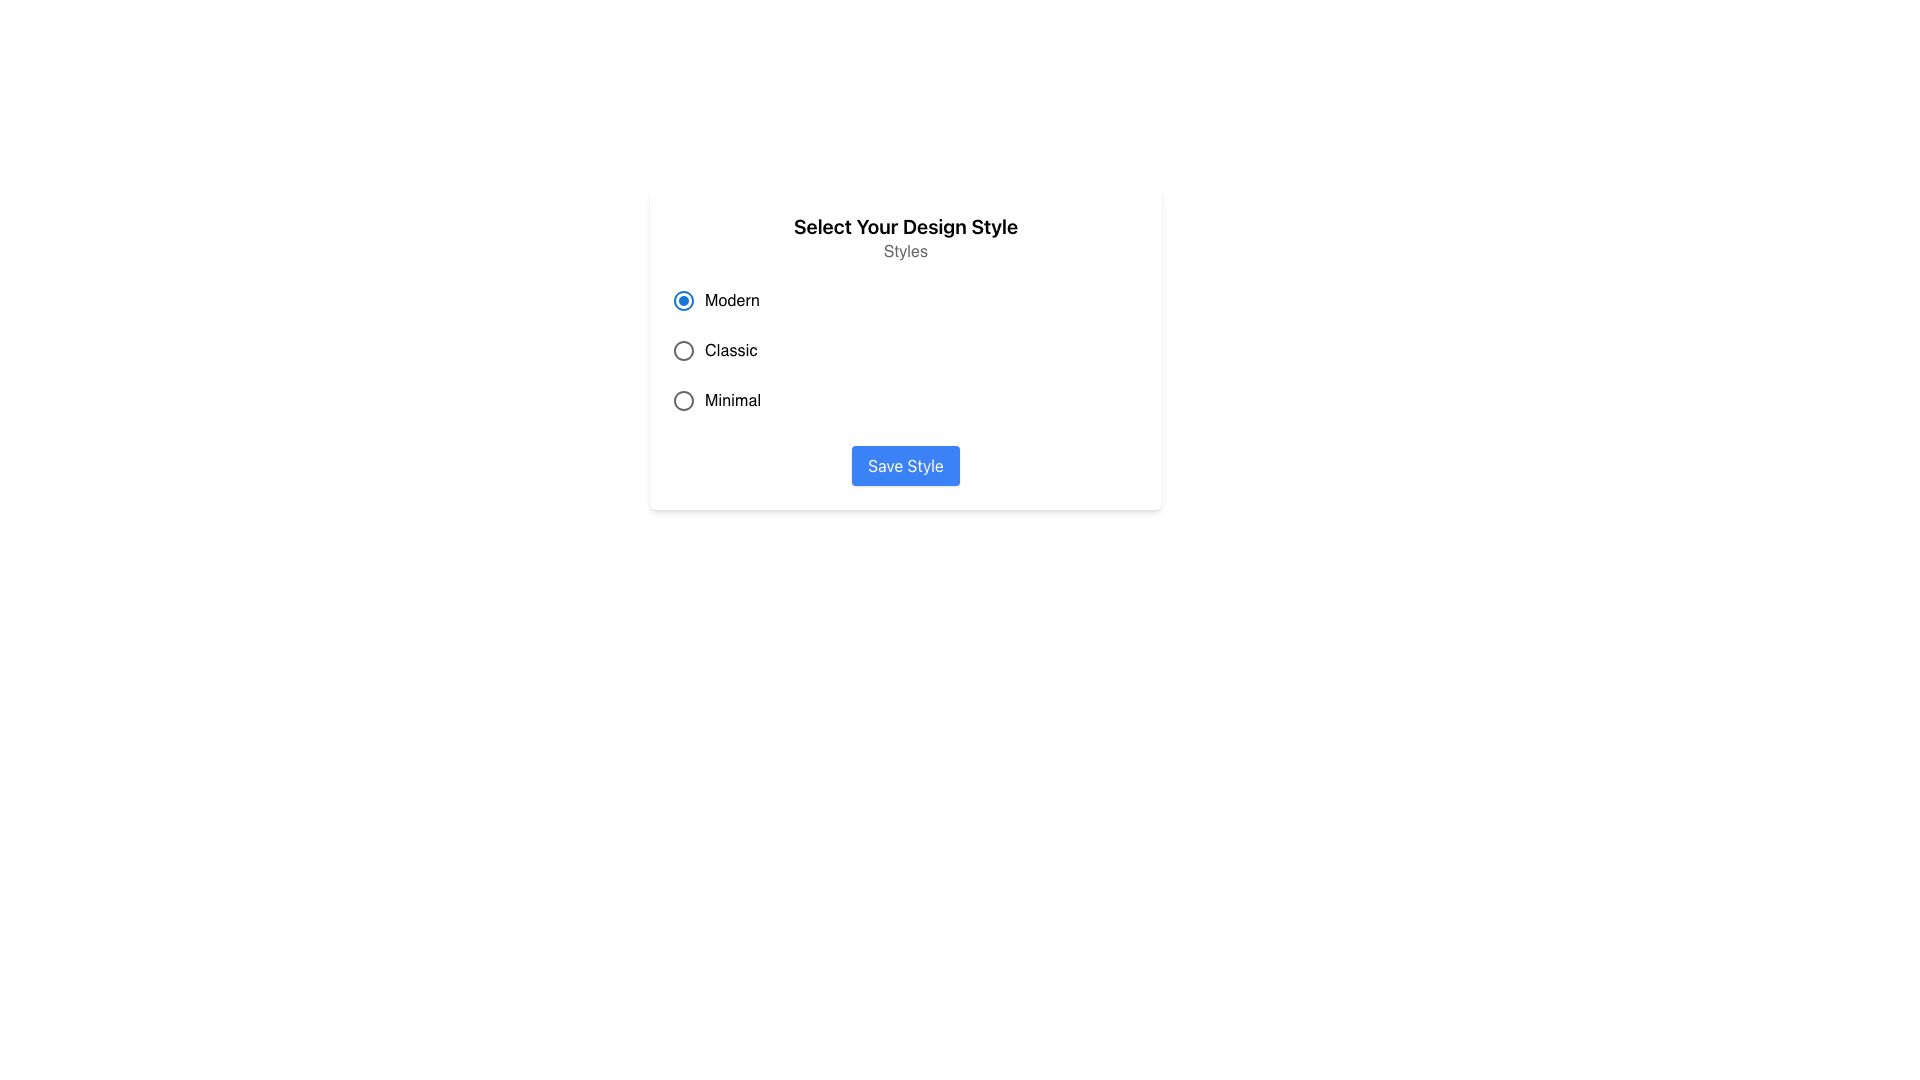  Describe the element at coordinates (684, 300) in the screenshot. I see `the first radio button labeled 'Modern'` at that location.